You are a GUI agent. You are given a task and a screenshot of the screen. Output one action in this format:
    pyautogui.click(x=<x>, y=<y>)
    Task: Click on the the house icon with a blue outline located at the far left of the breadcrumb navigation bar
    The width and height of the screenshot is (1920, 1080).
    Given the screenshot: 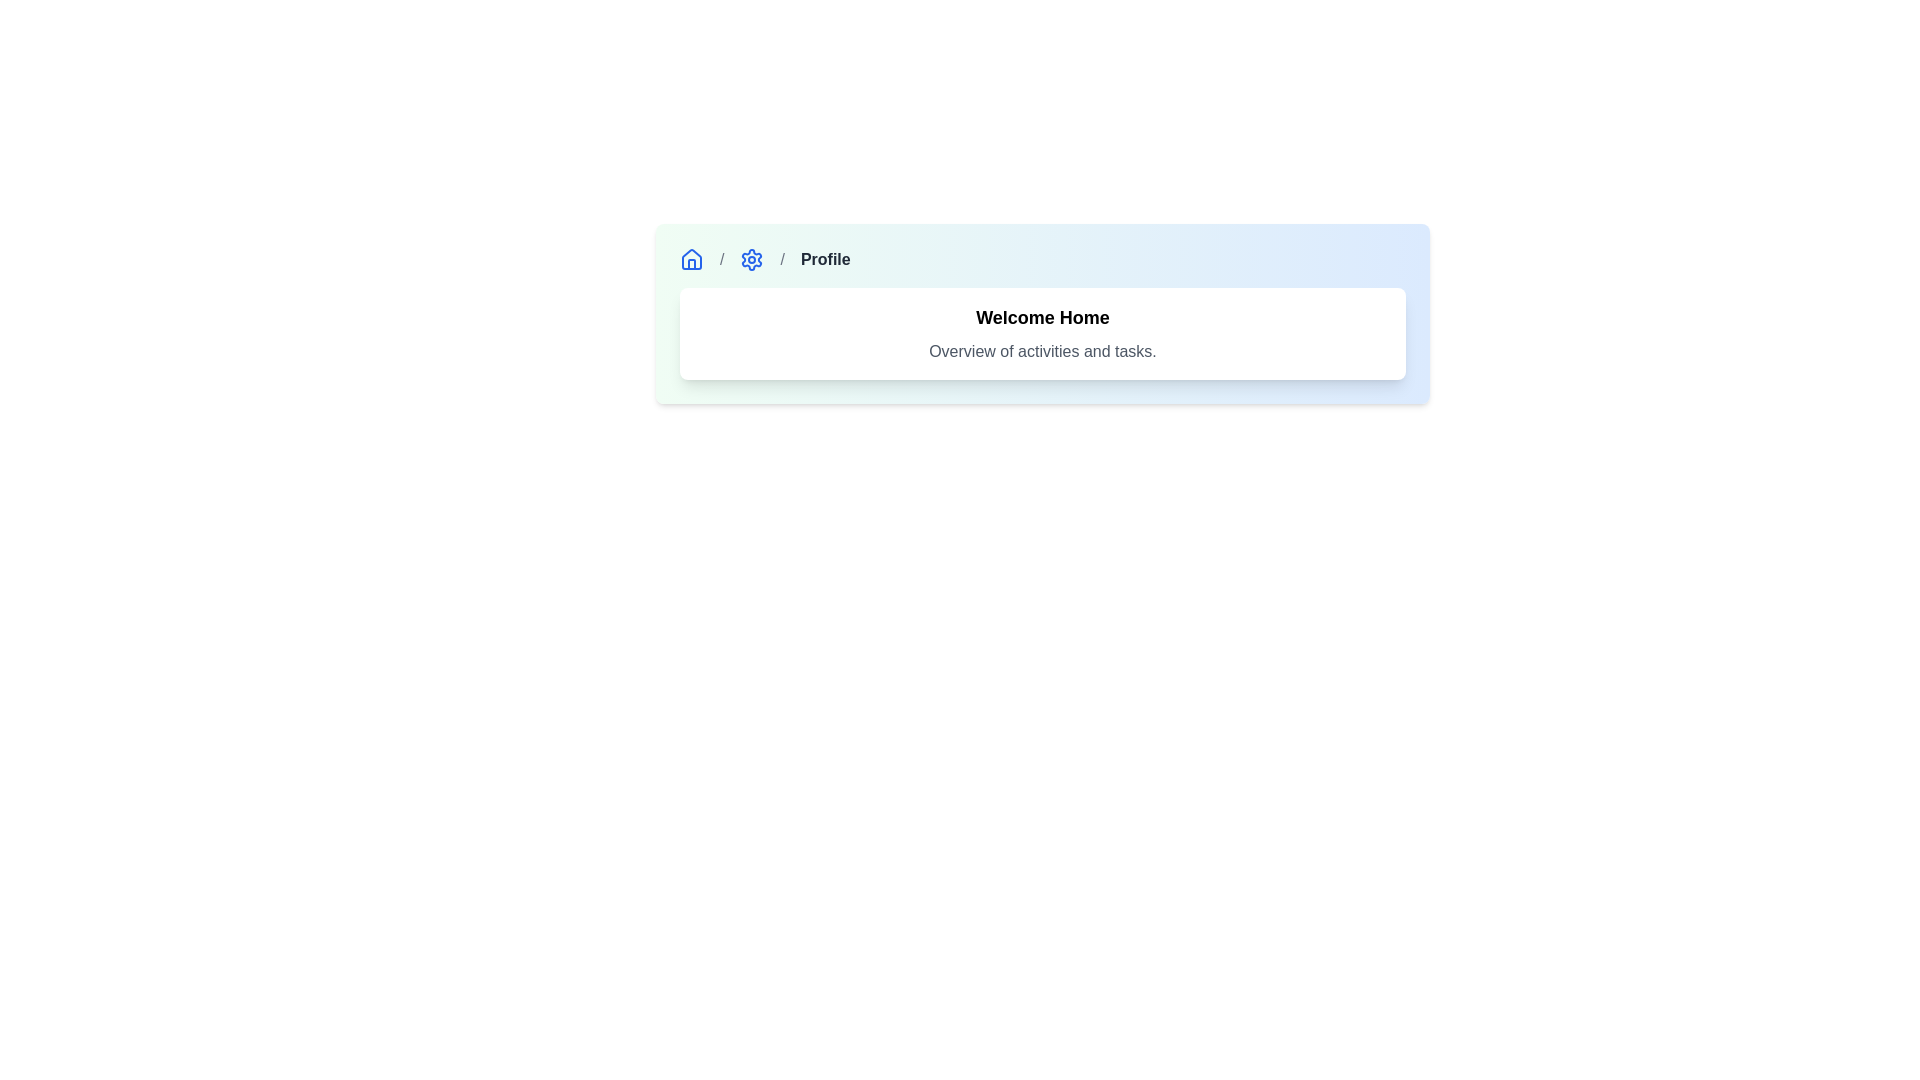 What is the action you would take?
    pyautogui.click(x=691, y=258)
    